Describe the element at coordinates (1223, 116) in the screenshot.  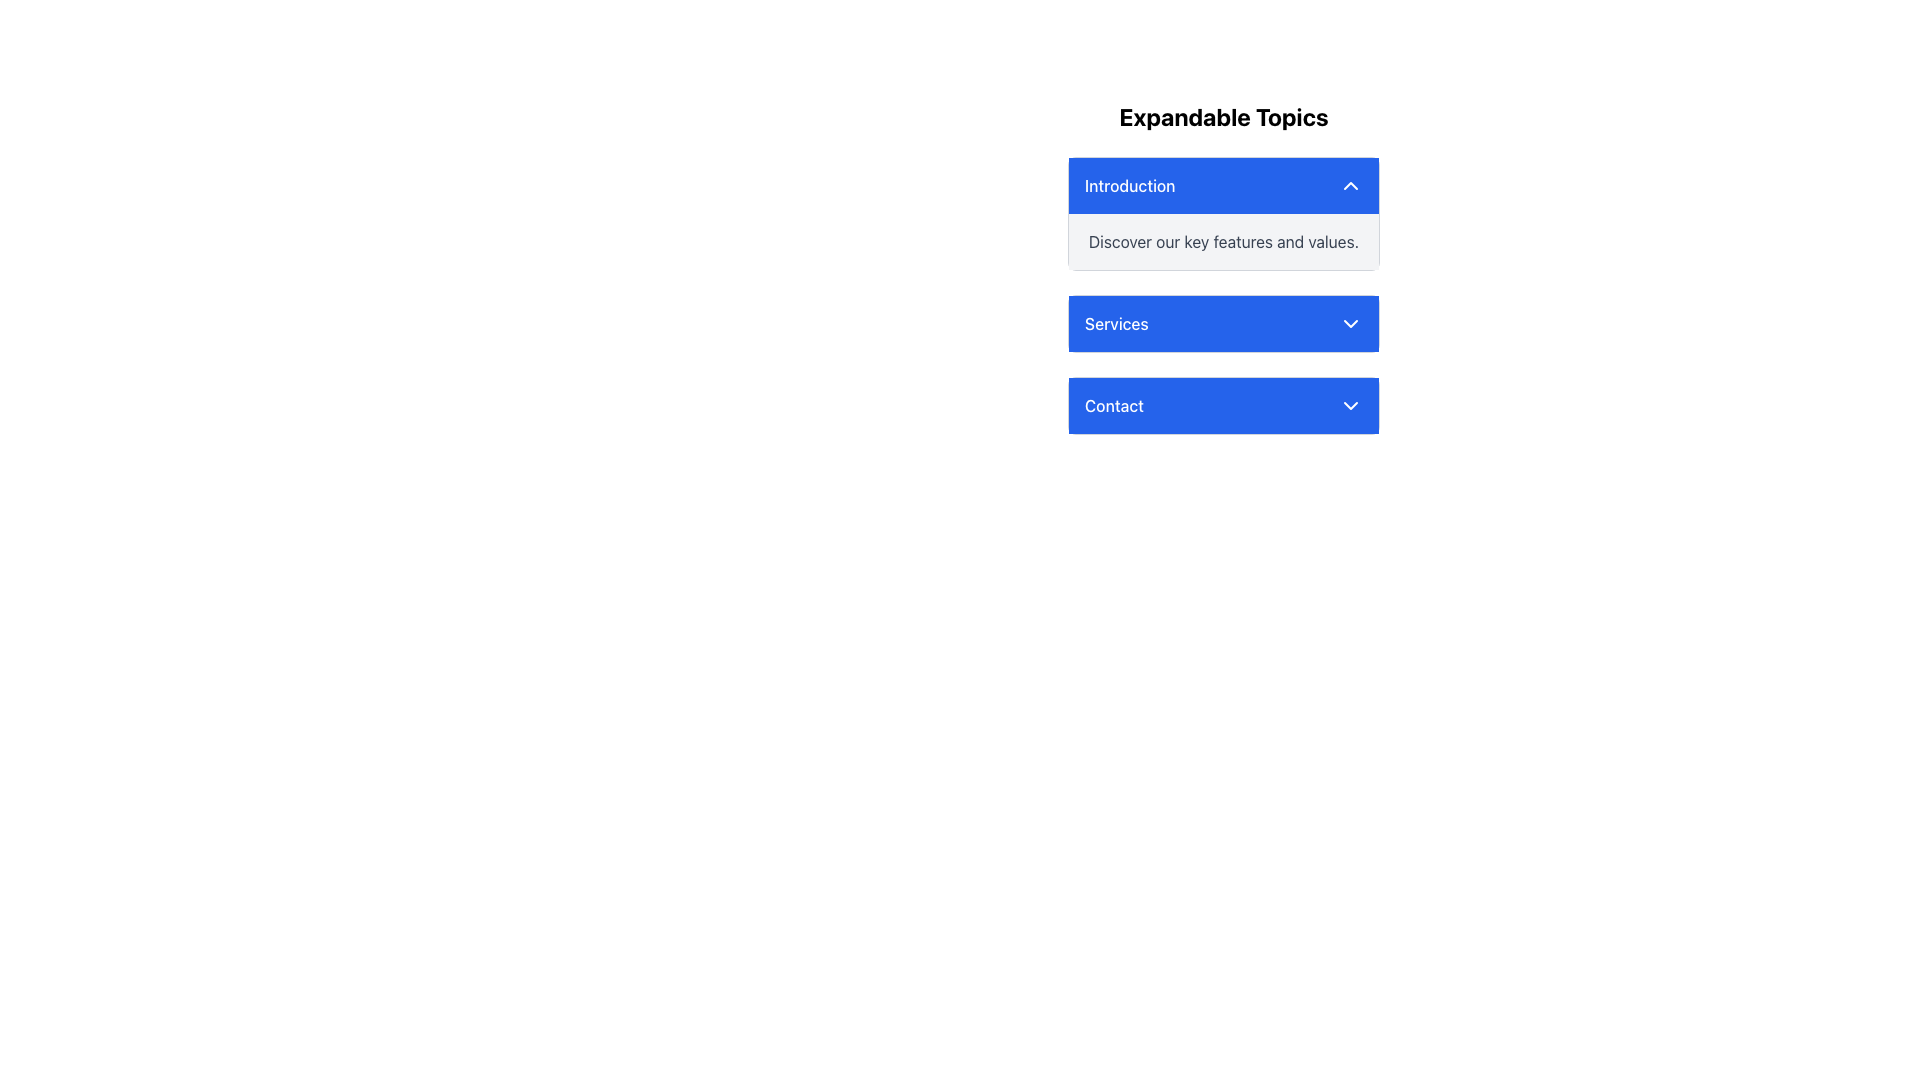
I see `the text display element that prominently shows 'Expandable Topics', styled with bold and enlarged font, located at the top of the content area` at that location.